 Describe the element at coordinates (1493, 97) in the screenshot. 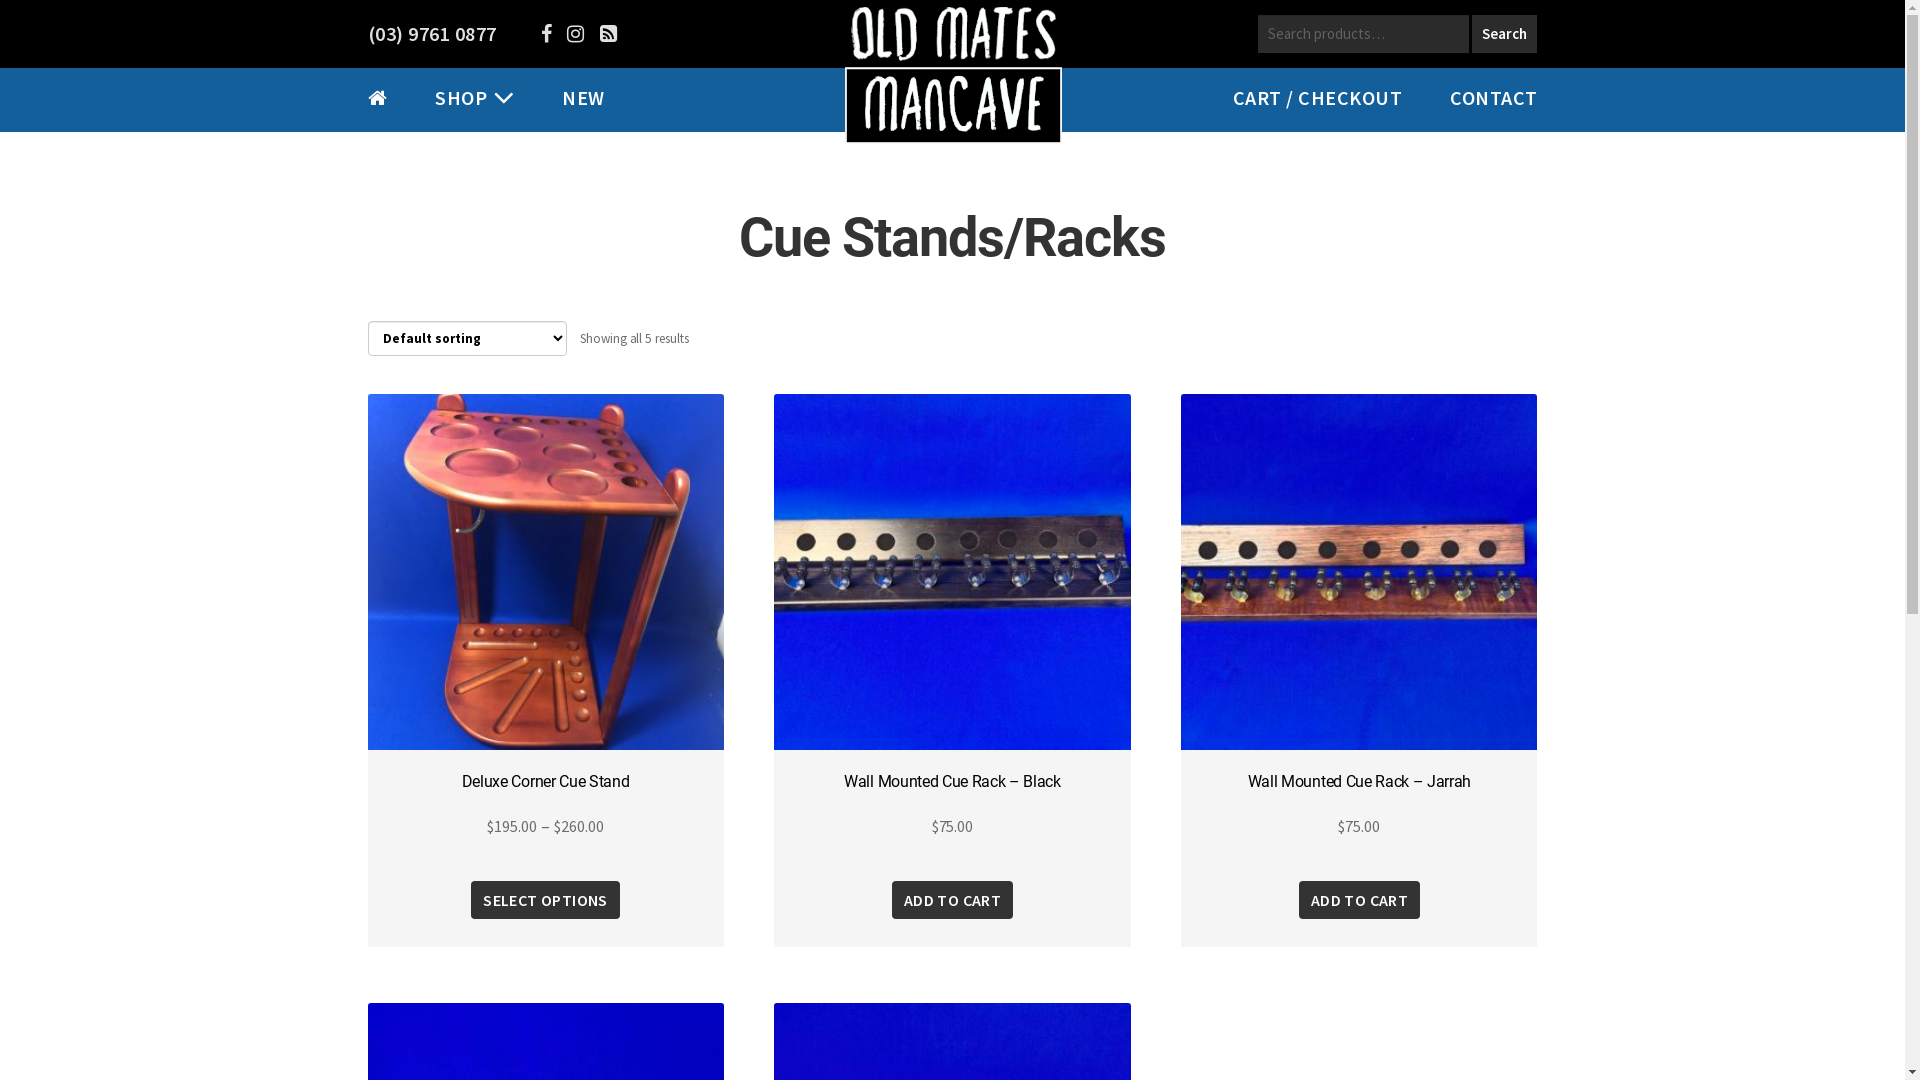

I see `'CONTACT'` at that location.